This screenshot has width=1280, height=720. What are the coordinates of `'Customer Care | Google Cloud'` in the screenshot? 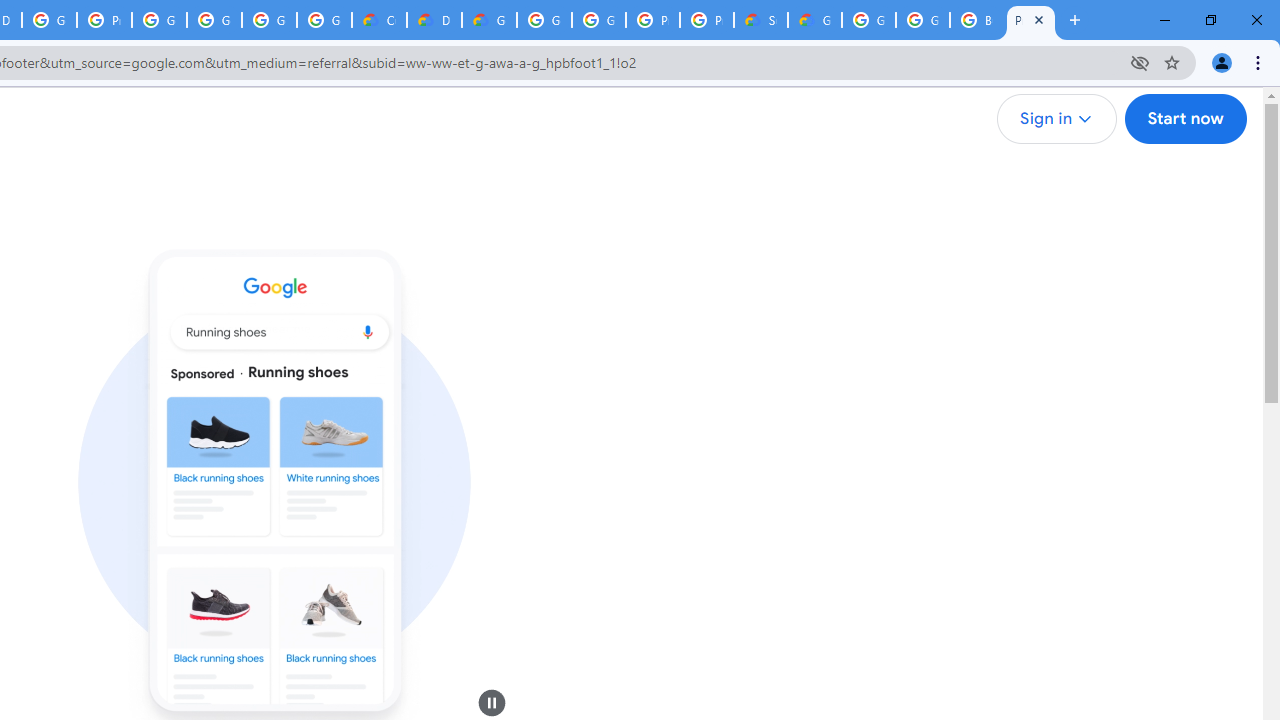 It's located at (379, 20).